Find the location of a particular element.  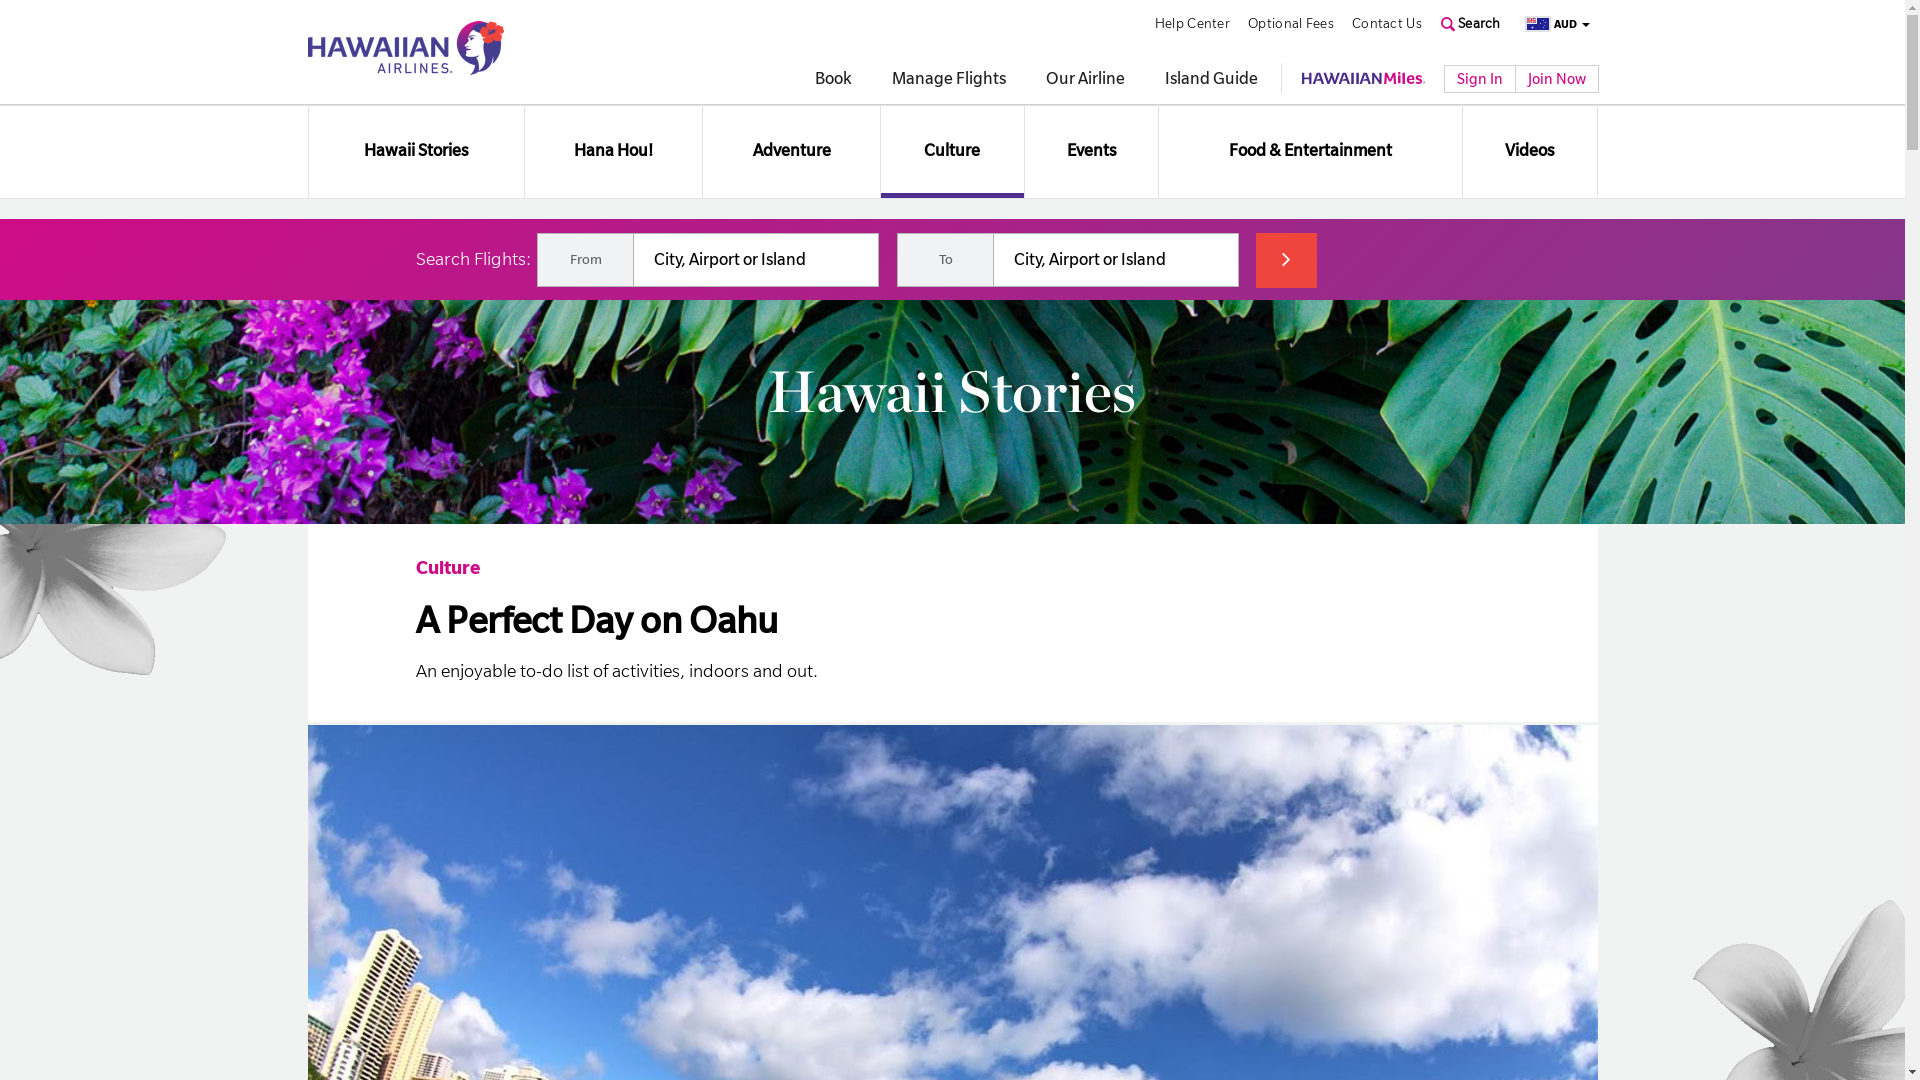

'Contact Us' is located at coordinates (1352, 23).